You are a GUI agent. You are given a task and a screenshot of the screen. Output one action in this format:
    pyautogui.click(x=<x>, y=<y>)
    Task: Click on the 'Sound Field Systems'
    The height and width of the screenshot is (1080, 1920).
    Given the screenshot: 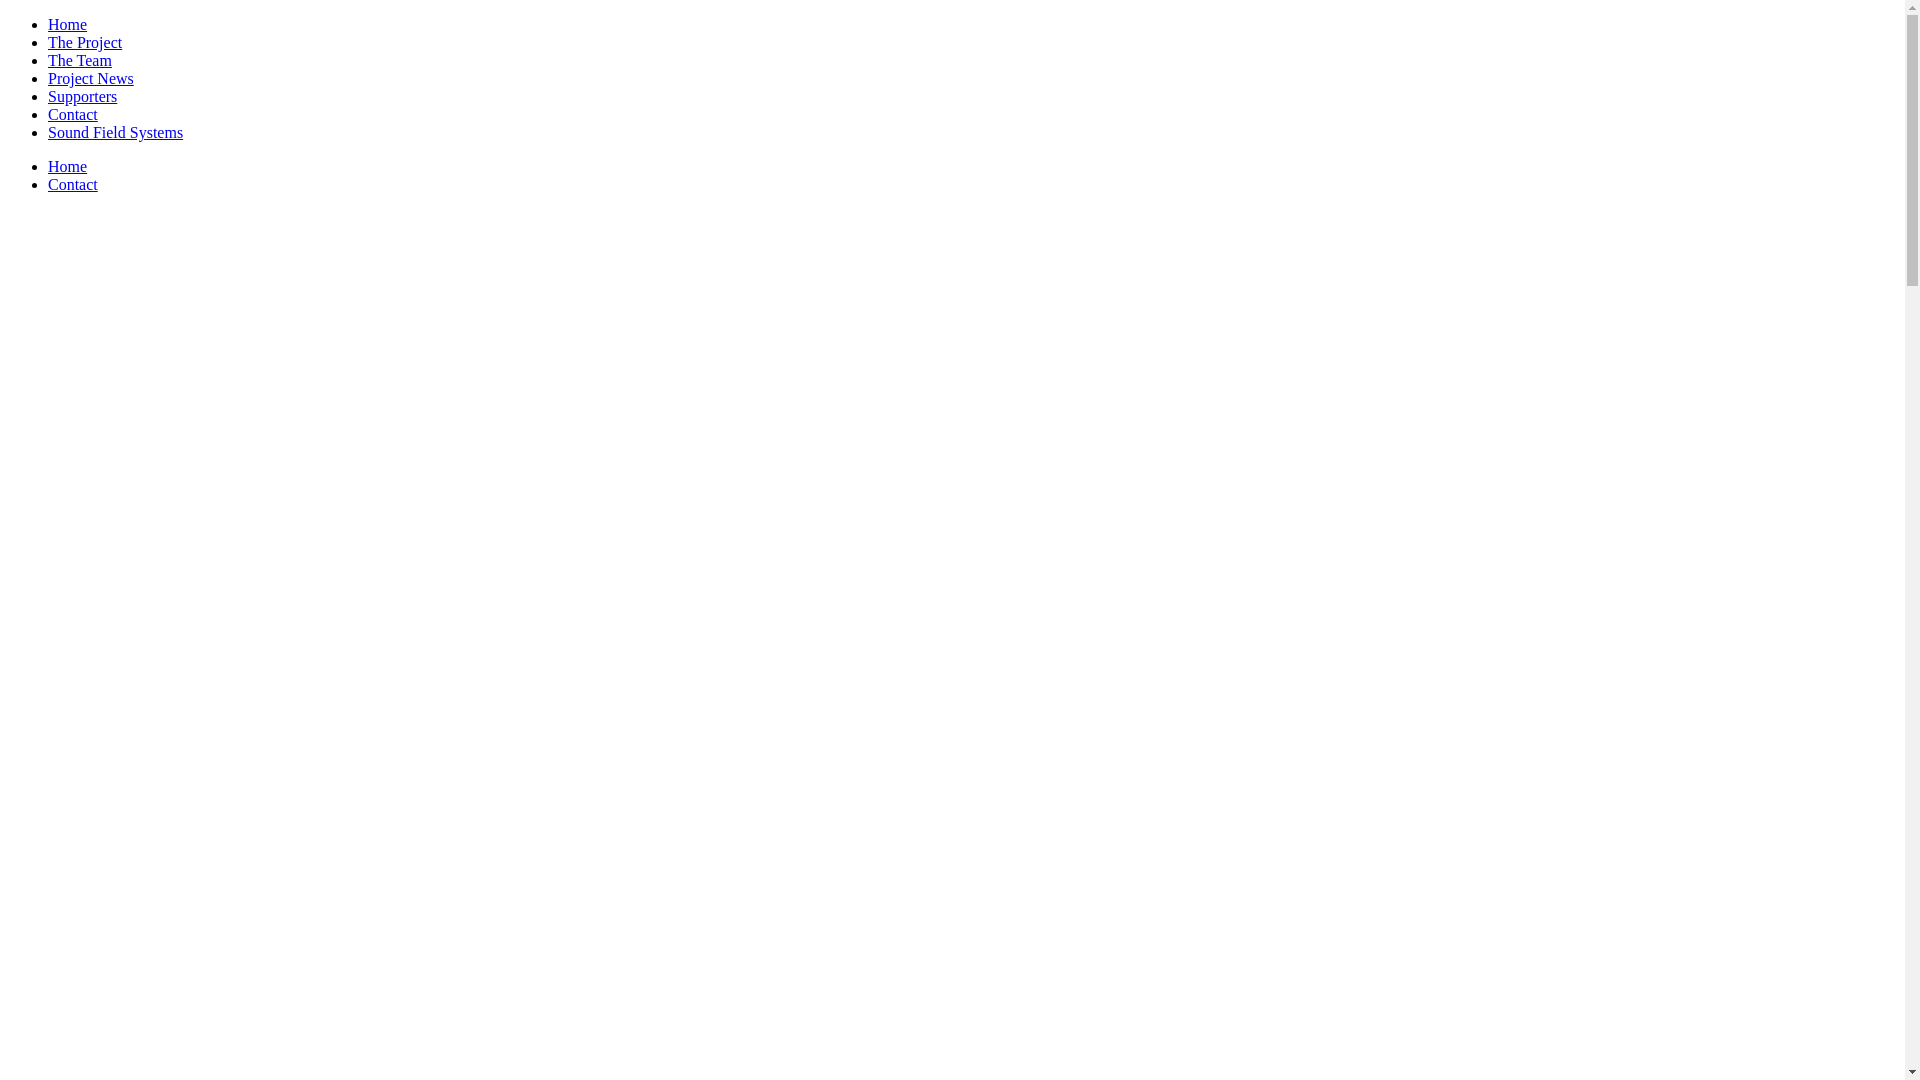 What is the action you would take?
    pyautogui.click(x=114, y=132)
    